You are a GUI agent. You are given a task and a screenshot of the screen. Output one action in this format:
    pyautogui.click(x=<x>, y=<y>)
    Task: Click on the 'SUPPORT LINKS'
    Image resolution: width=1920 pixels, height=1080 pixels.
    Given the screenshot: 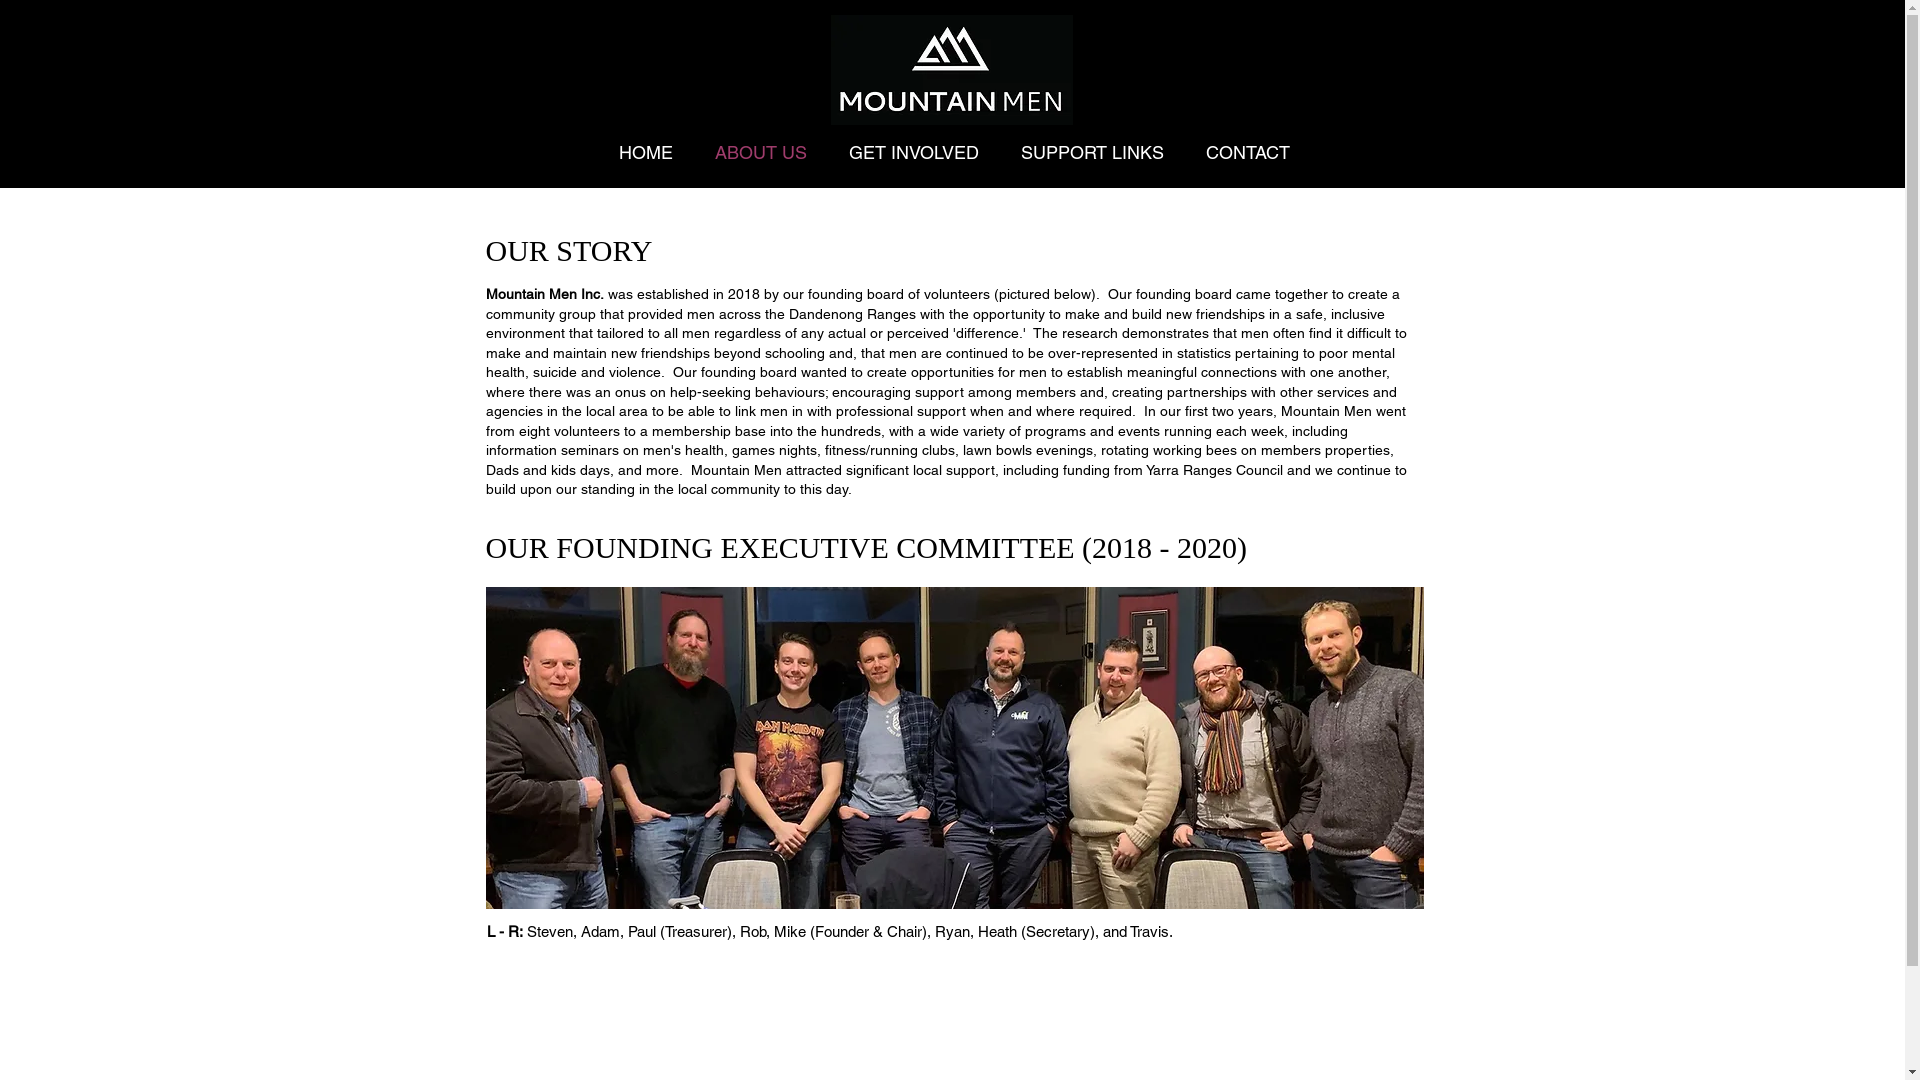 What is the action you would take?
    pyautogui.click(x=1091, y=151)
    